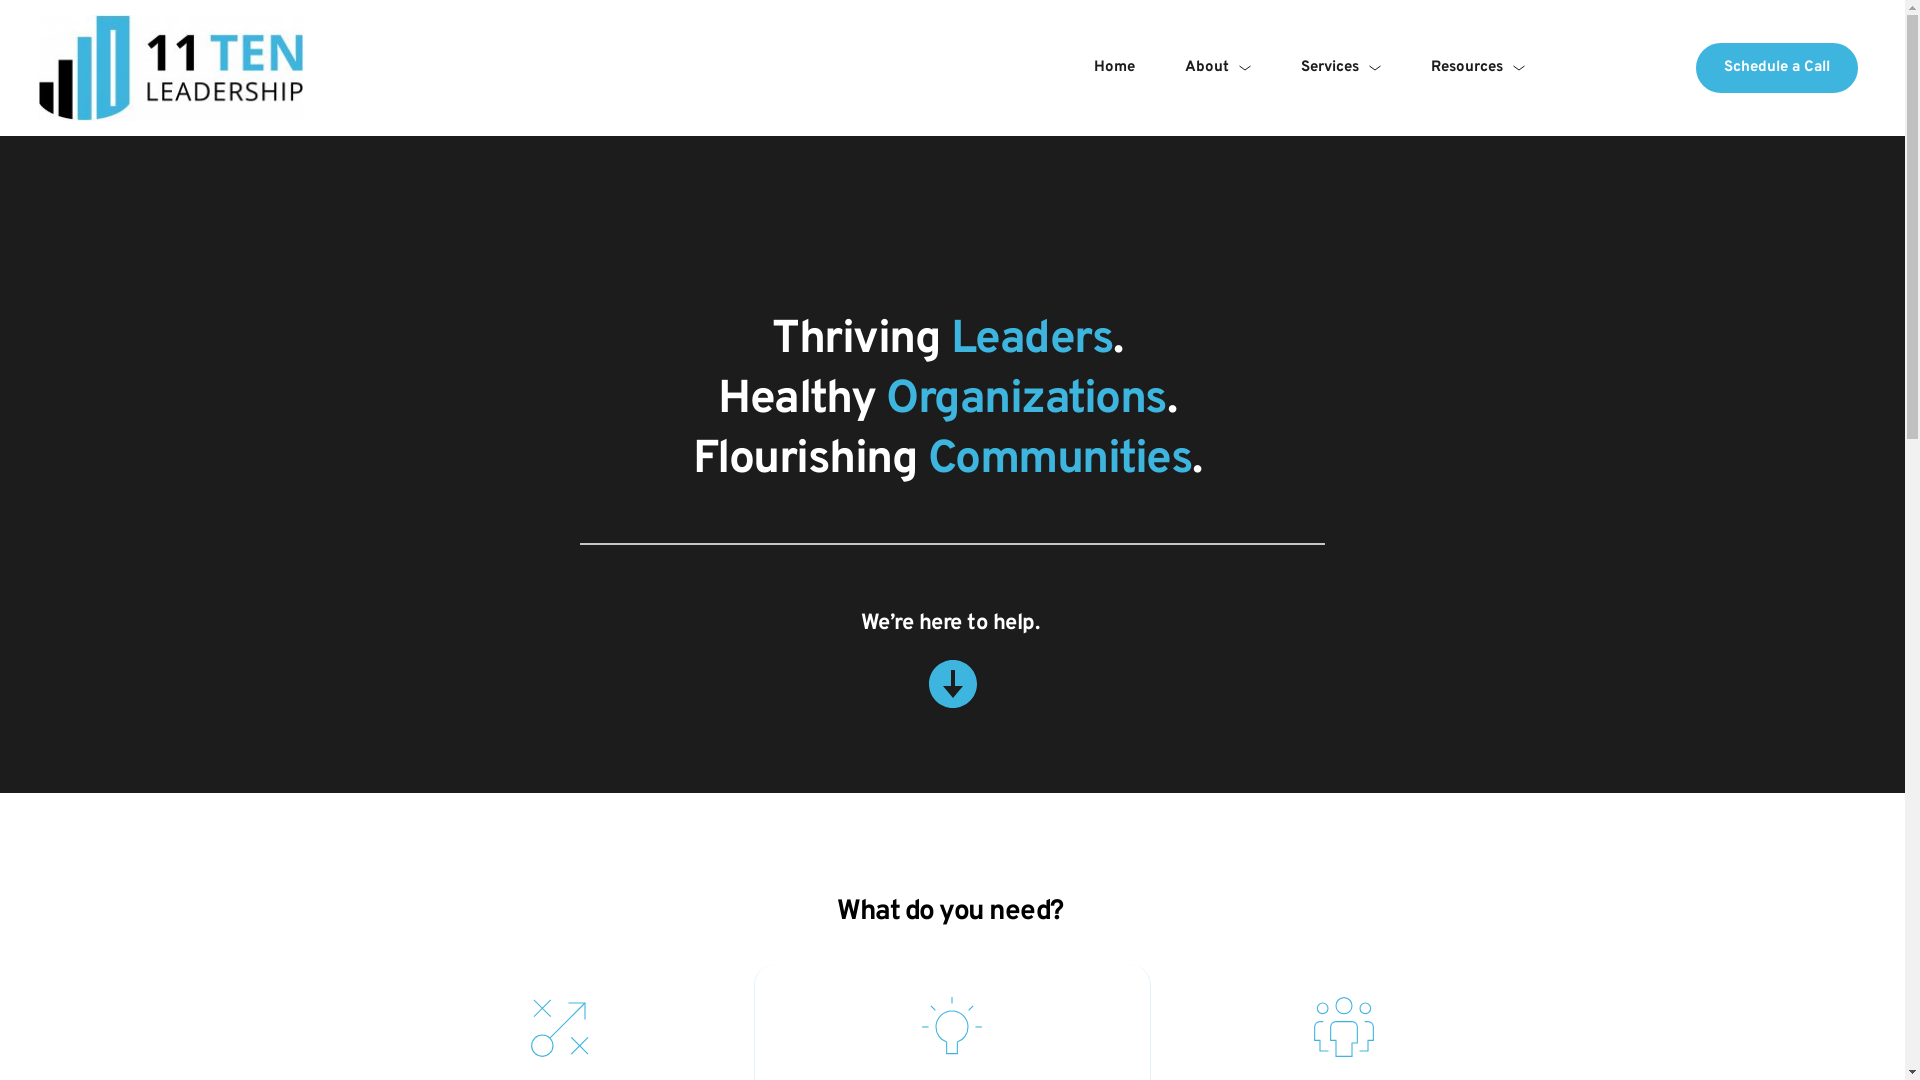 Image resolution: width=1920 pixels, height=1080 pixels. I want to click on 'About', so click(1217, 67).